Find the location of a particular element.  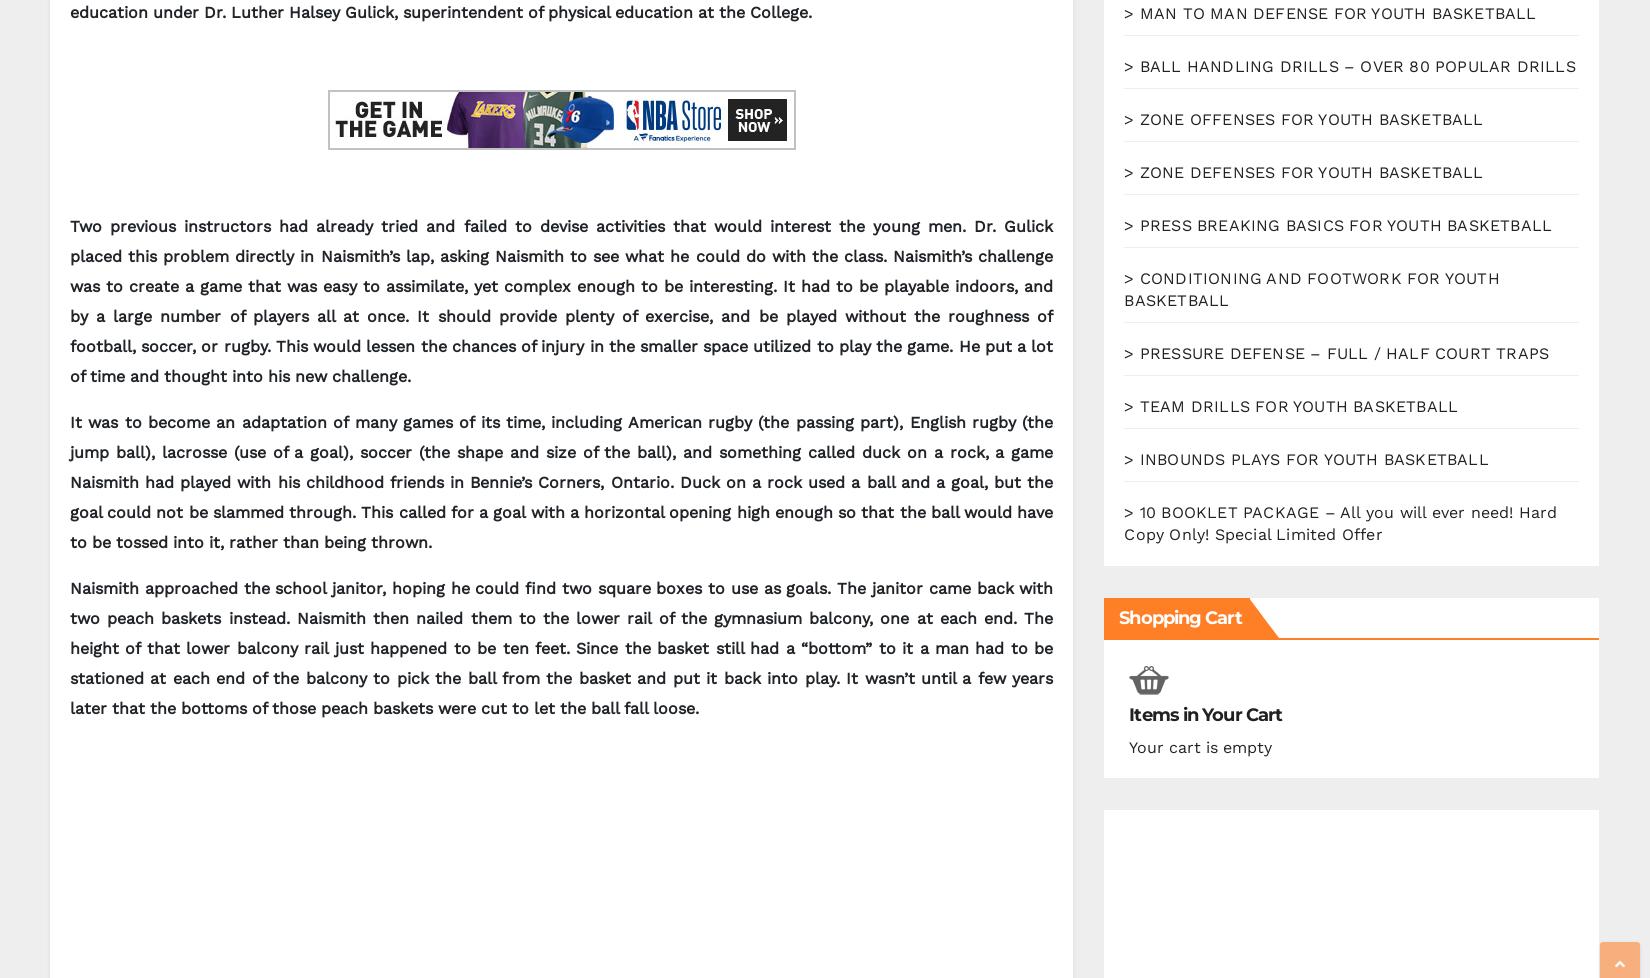

'> BALL HANDLING DRILLS – OVER 80 POPULAR DRILLS' is located at coordinates (1348, 66).